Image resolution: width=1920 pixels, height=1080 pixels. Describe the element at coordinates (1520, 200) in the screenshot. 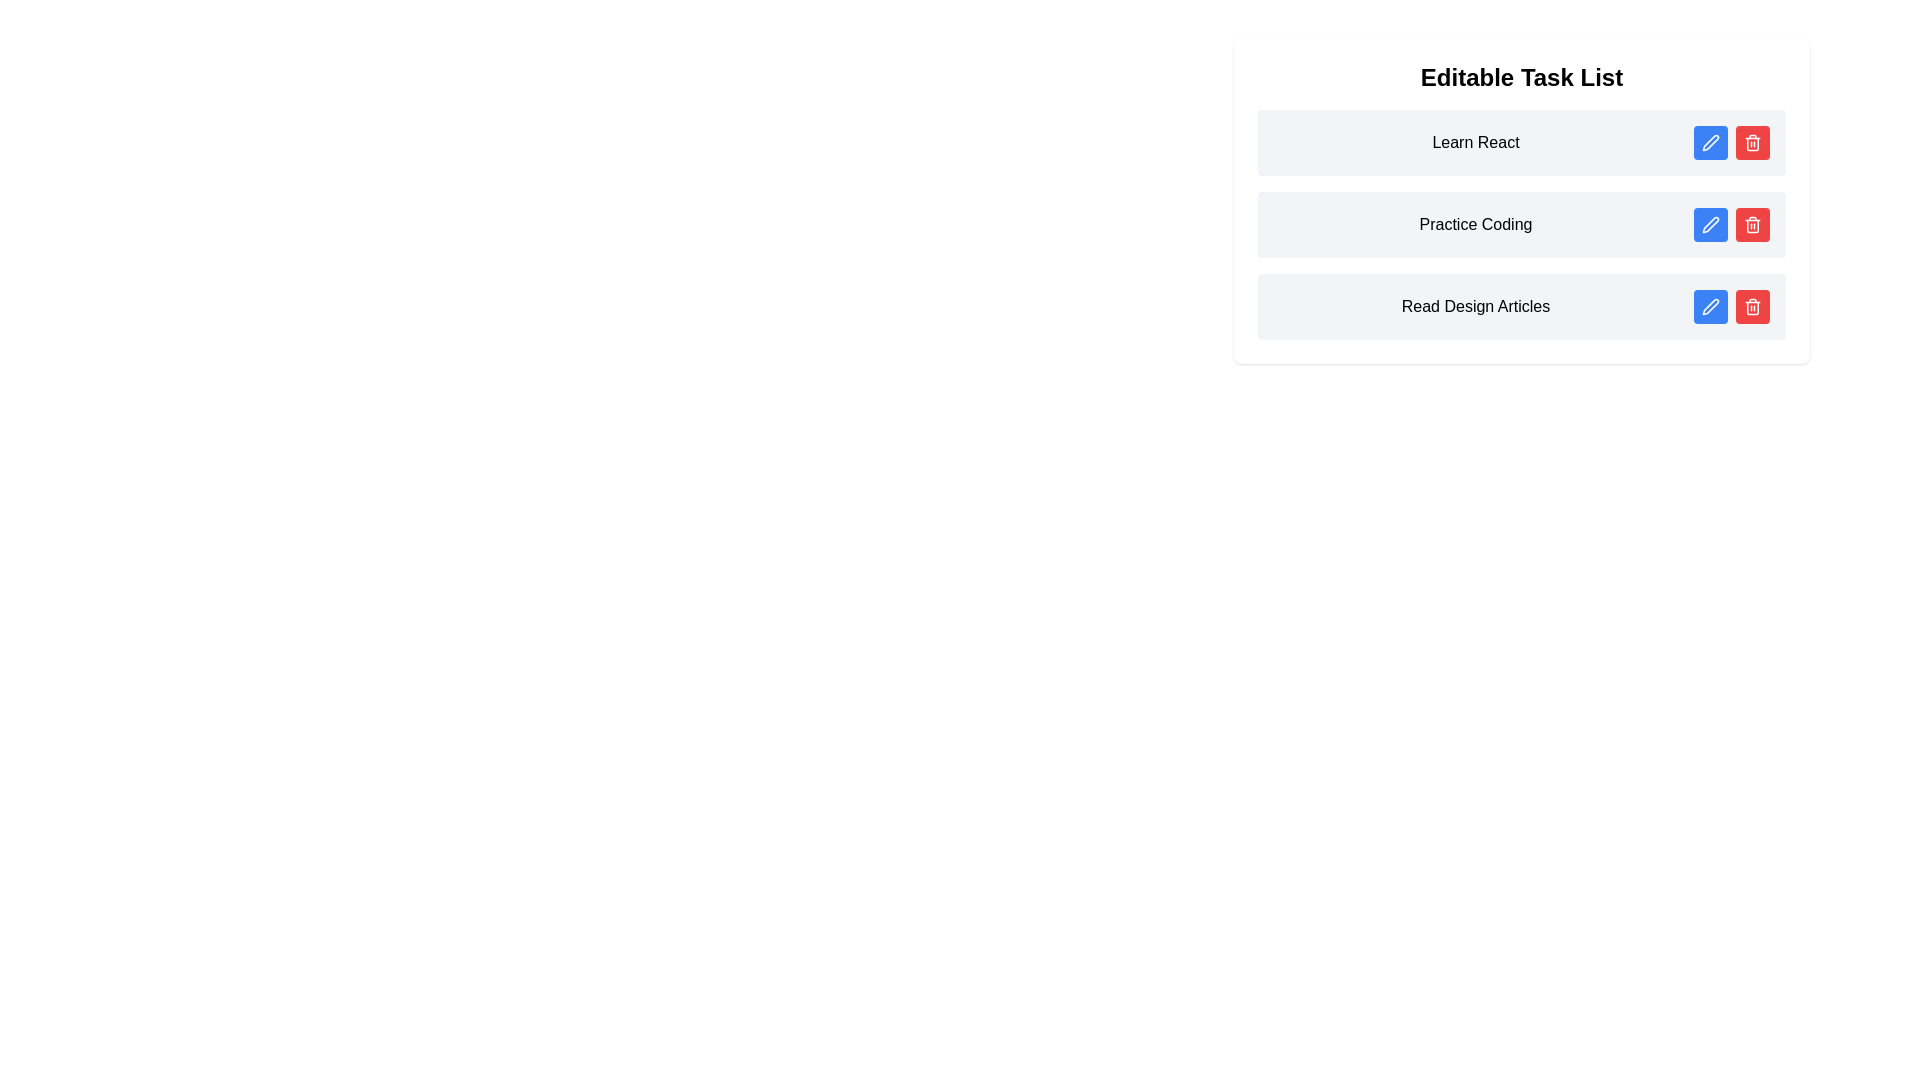

I see `the task item 'Practice Coding'` at that location.